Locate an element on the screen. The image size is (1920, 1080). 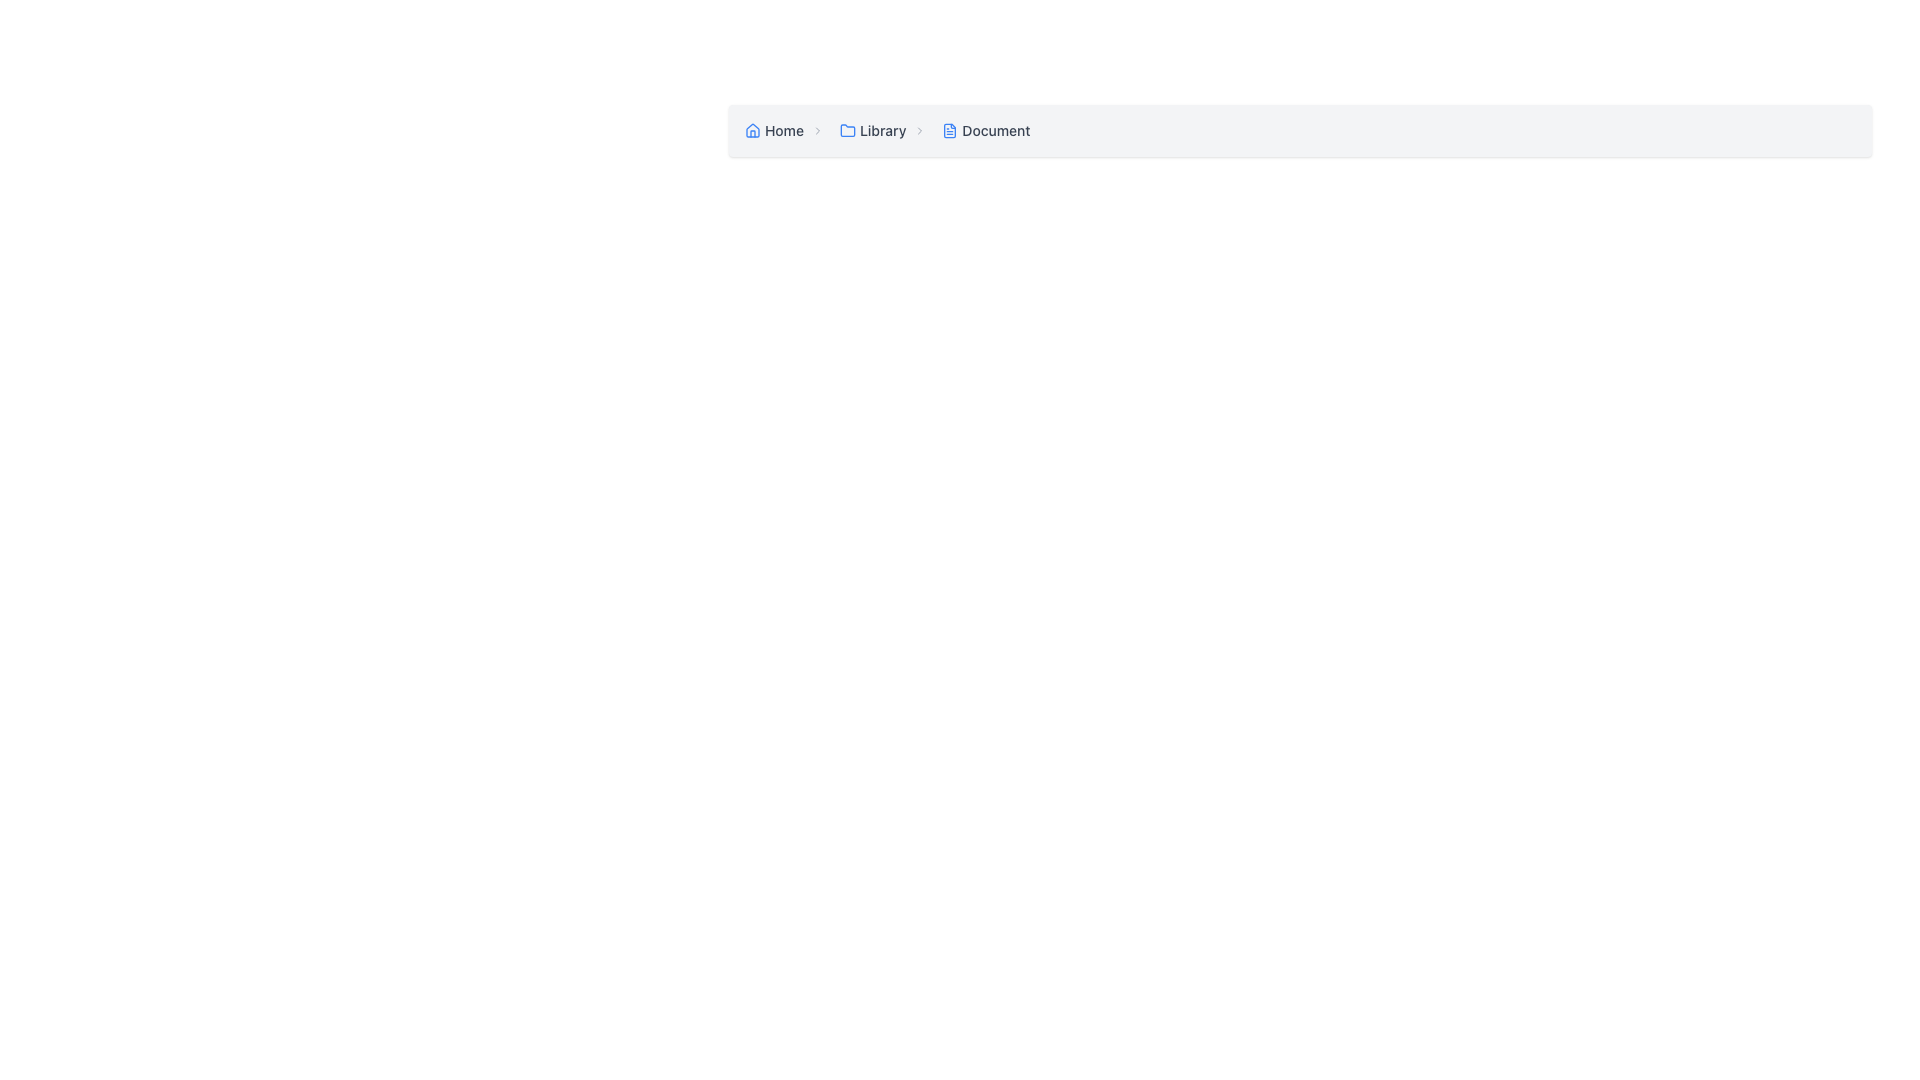
the blue file icon representing a document located in the breadcrumb navigation bar adjacent to the text label 'Document' is located at coordinates (949, 131).